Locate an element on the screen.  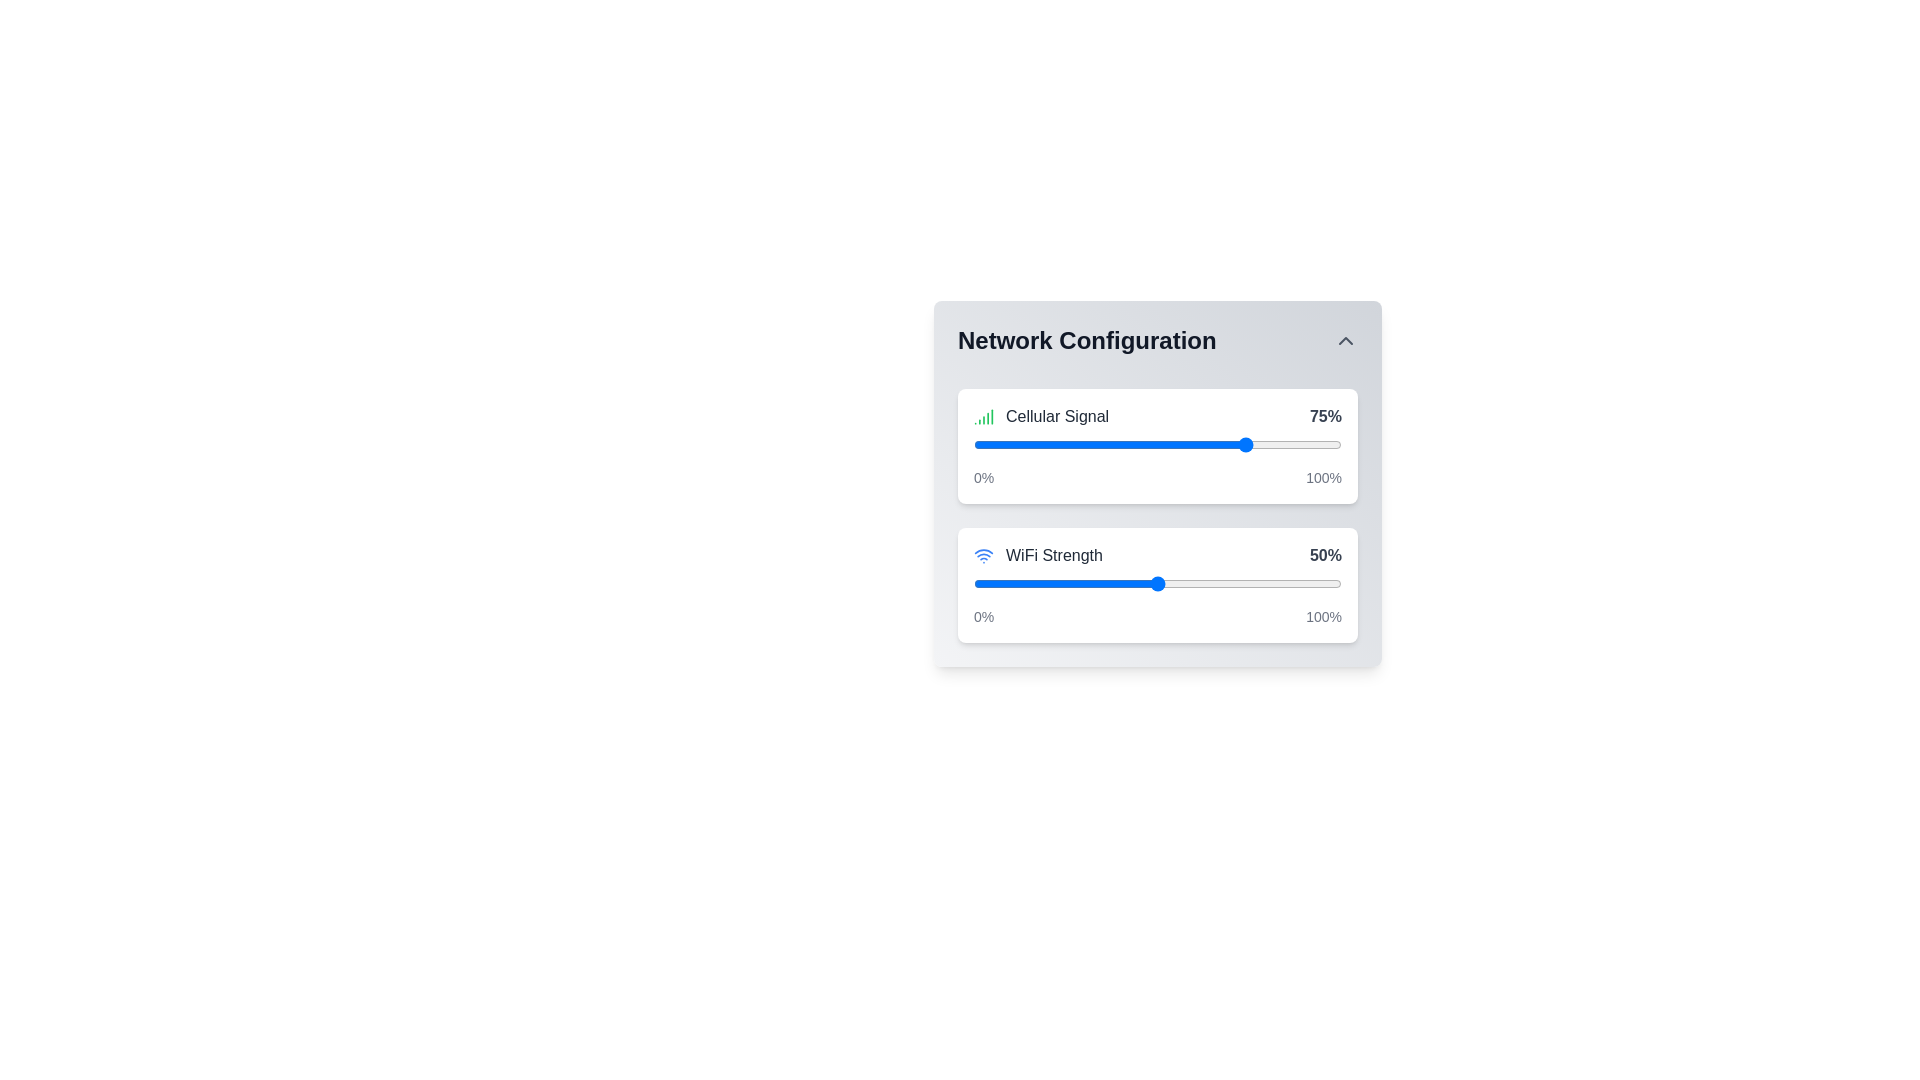
the blue circular knob of the horizontal Range Slider labeled 'WiFi Strength', which is positioned above the labels '0%' and '100%' in the 'Network Configuration' interface is located at coordinates (1157, 583).